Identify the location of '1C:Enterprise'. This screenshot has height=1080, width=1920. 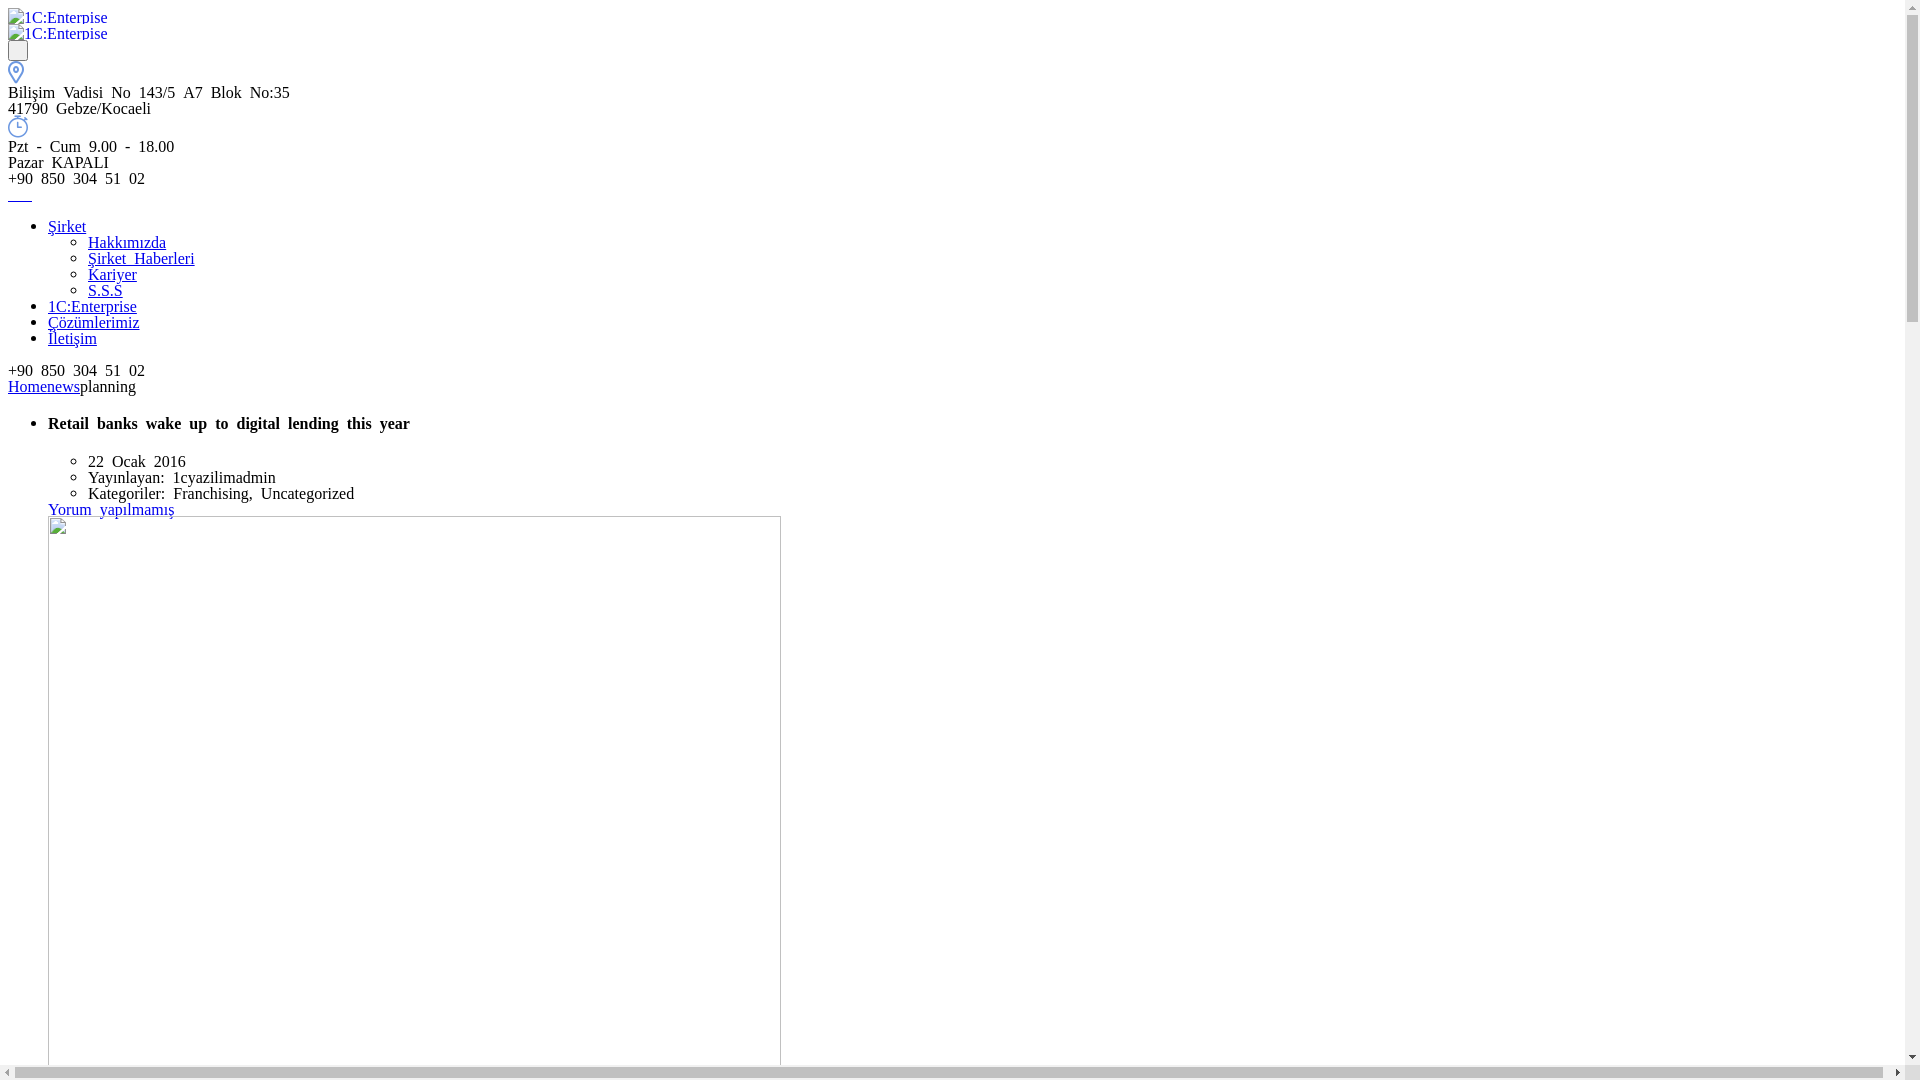
(91, 304).